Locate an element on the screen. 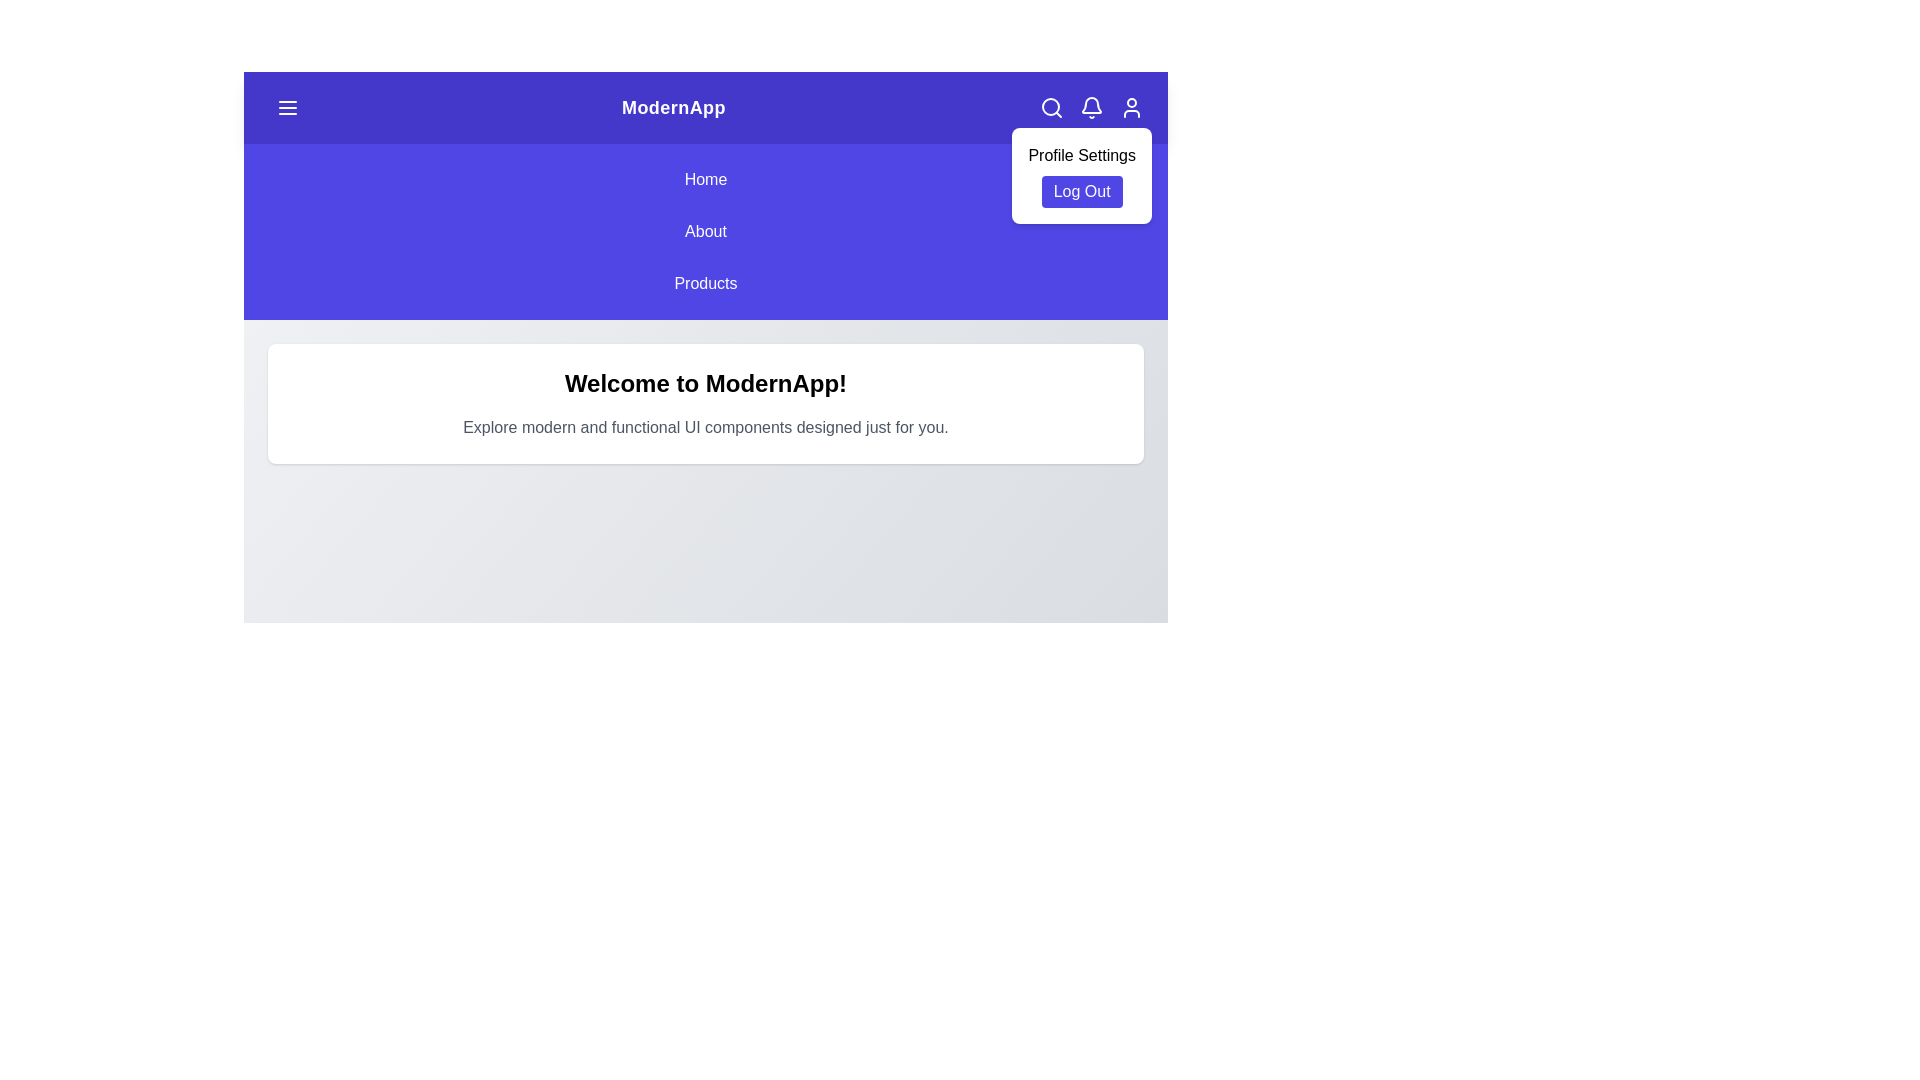  the menu toggle button to toggle the navigation menu visibility is located at coordinates (287, 108).